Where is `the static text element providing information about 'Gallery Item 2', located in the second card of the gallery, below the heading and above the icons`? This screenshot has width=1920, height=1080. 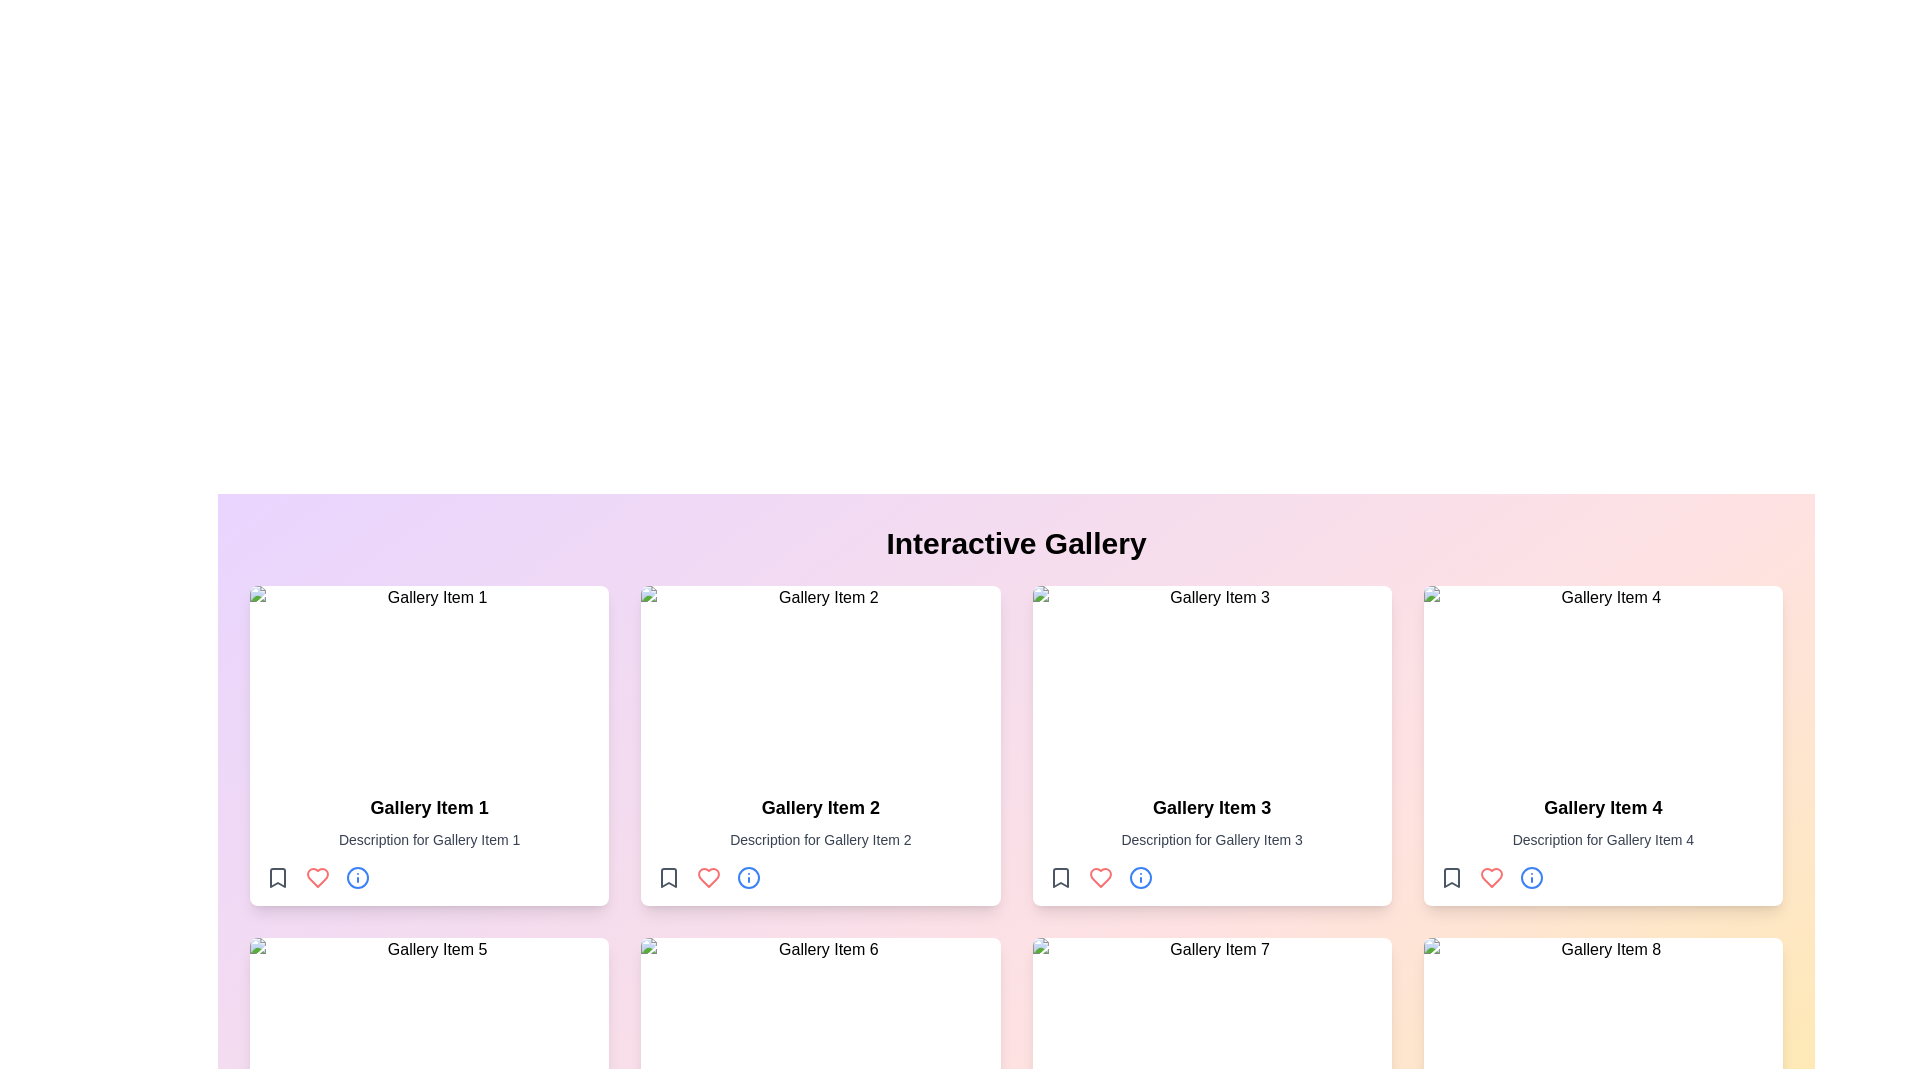
the static text element providing information about 'Gallery Item 2', located in the second card of the gallery, below the heading and above the icons is located at coordinates (820, 840).